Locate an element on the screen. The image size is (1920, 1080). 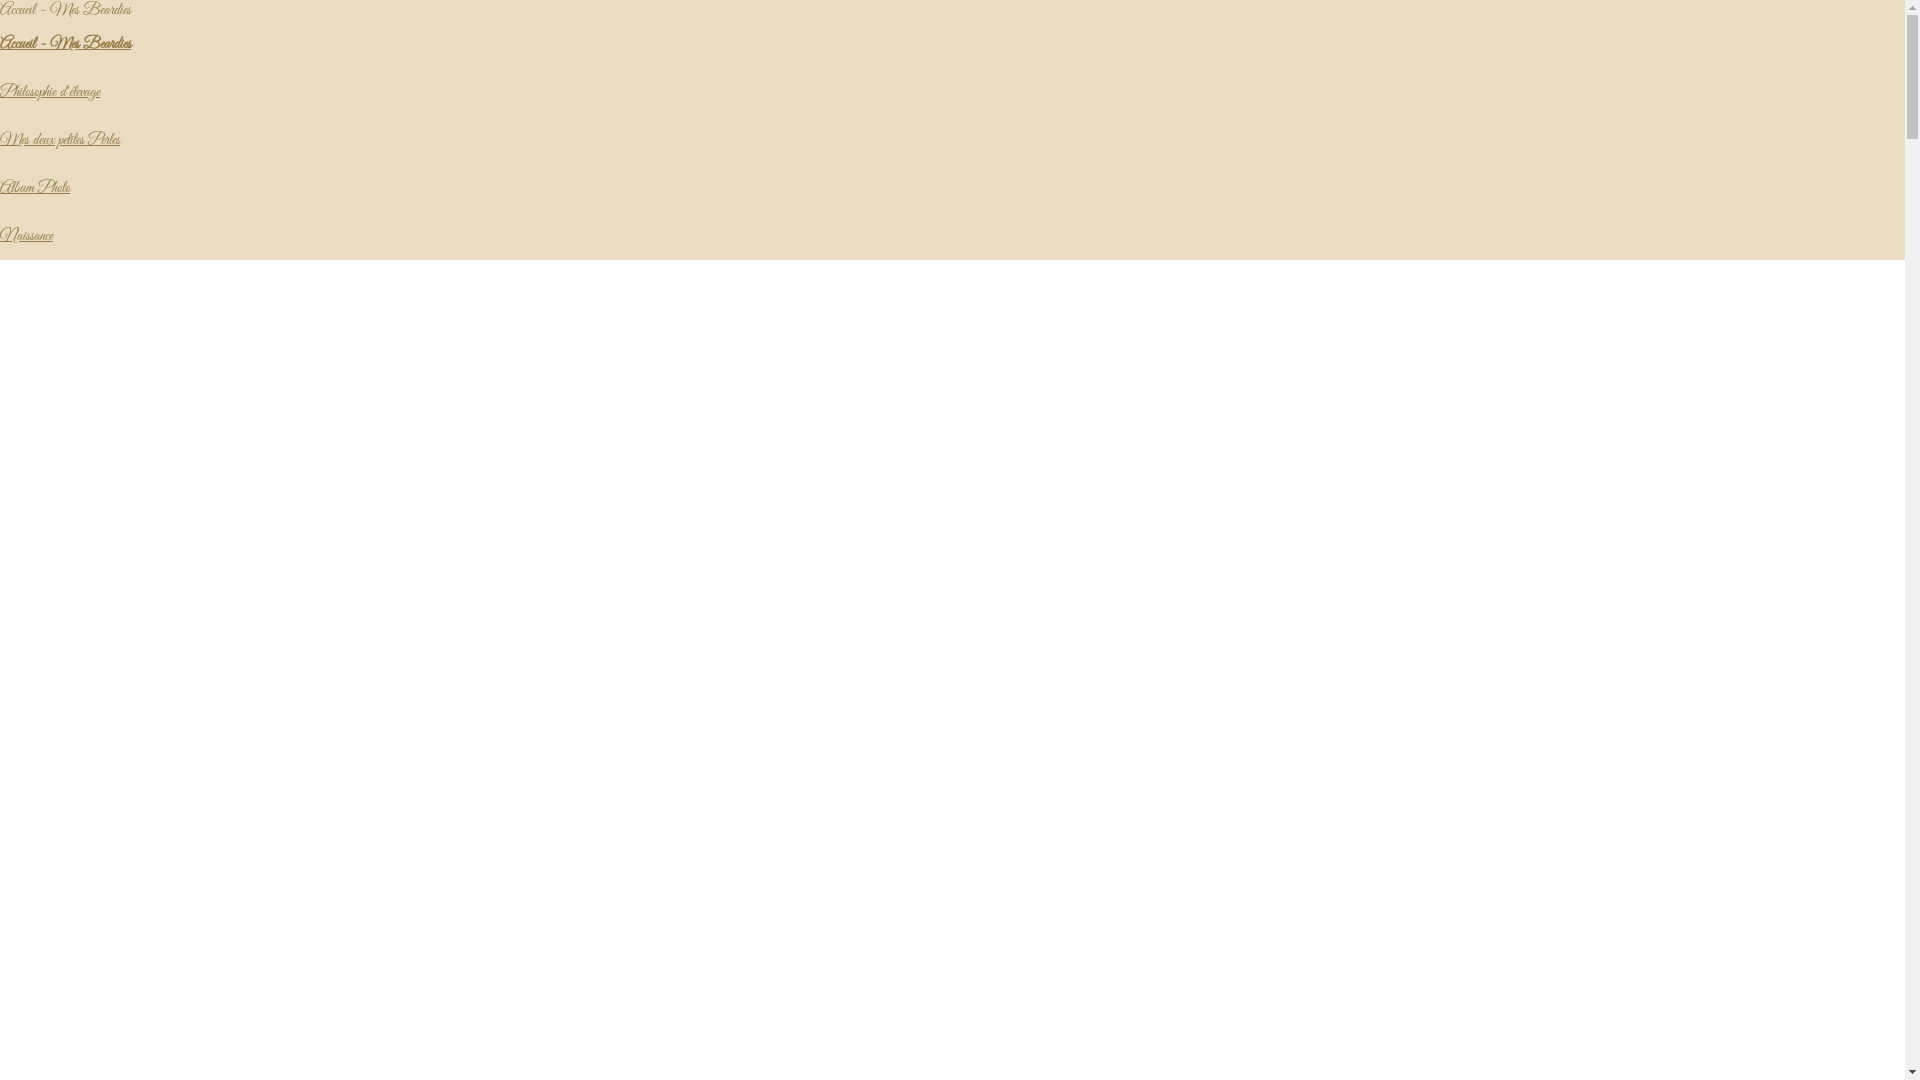
'Album Photo' is located at coordinates (34, 188).